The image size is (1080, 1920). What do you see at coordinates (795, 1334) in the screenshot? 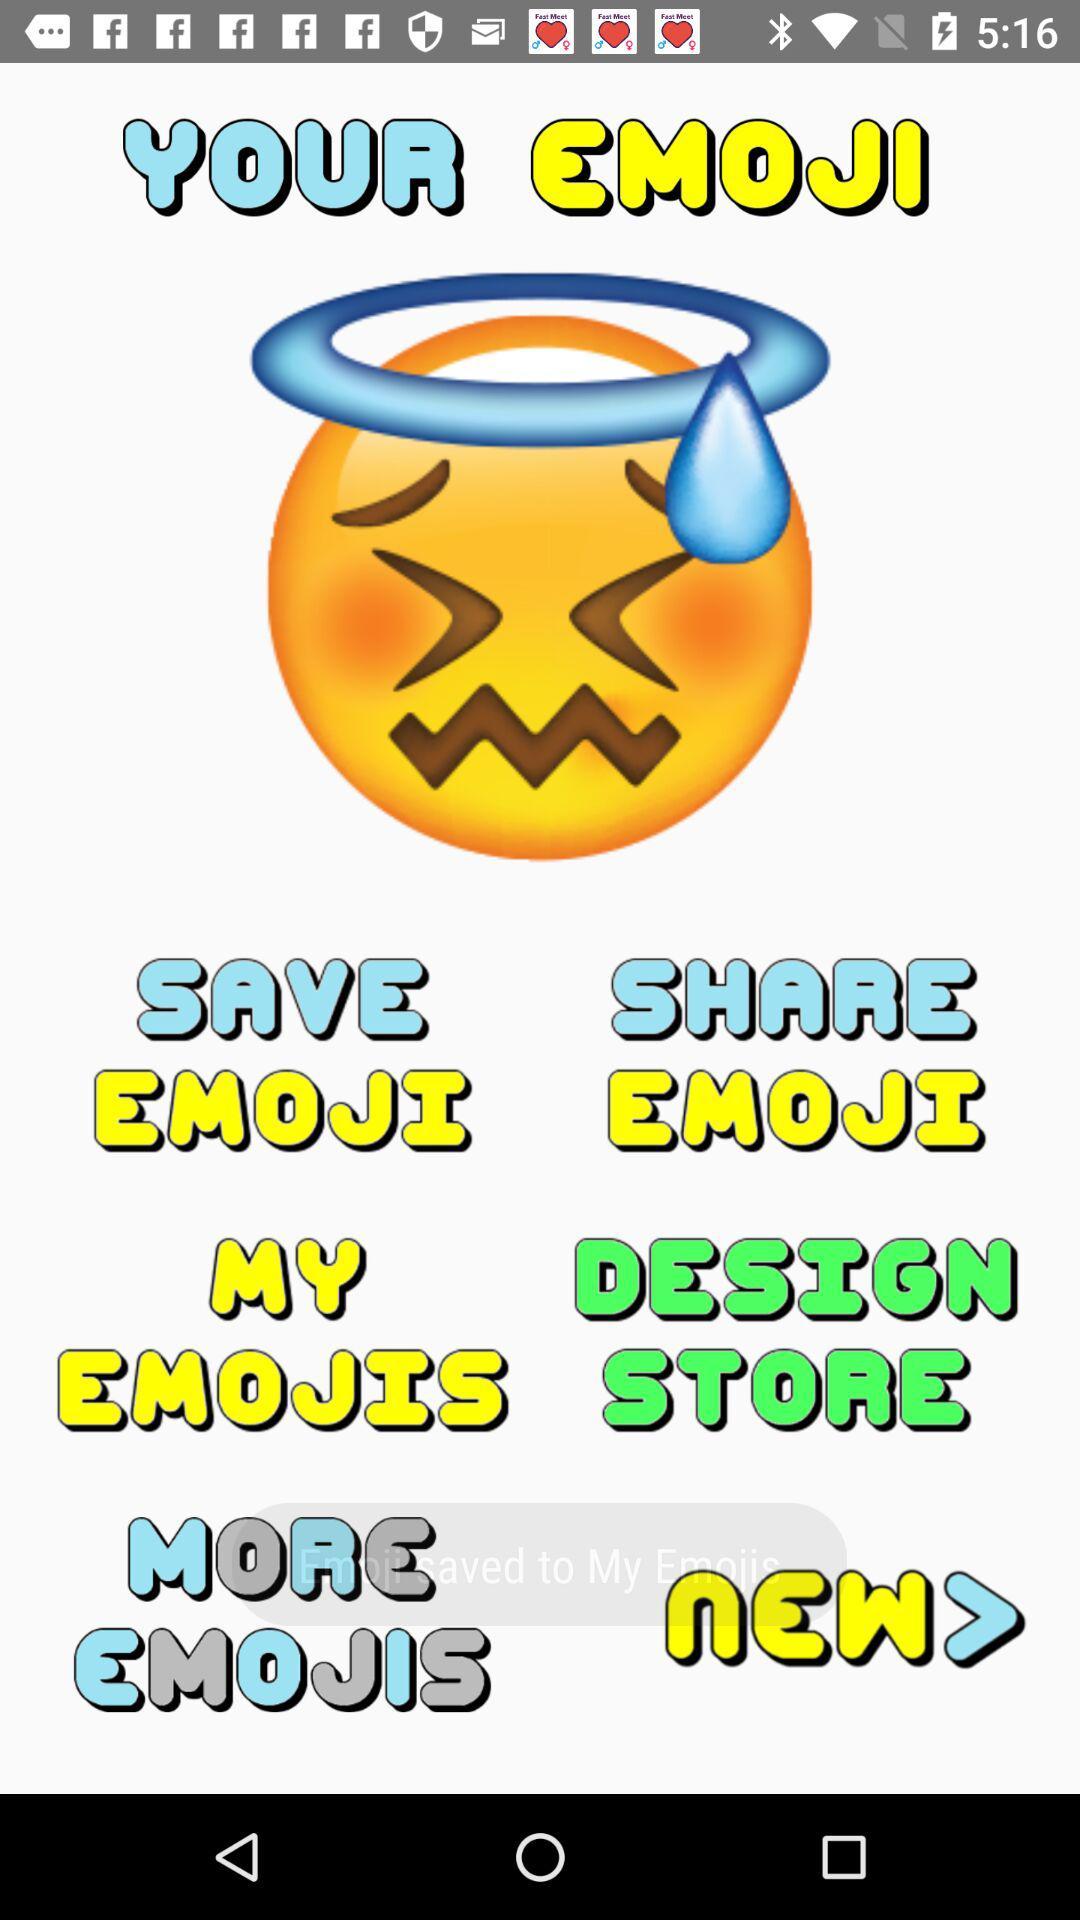
I see `design store` at bounding box center [795, 1334].